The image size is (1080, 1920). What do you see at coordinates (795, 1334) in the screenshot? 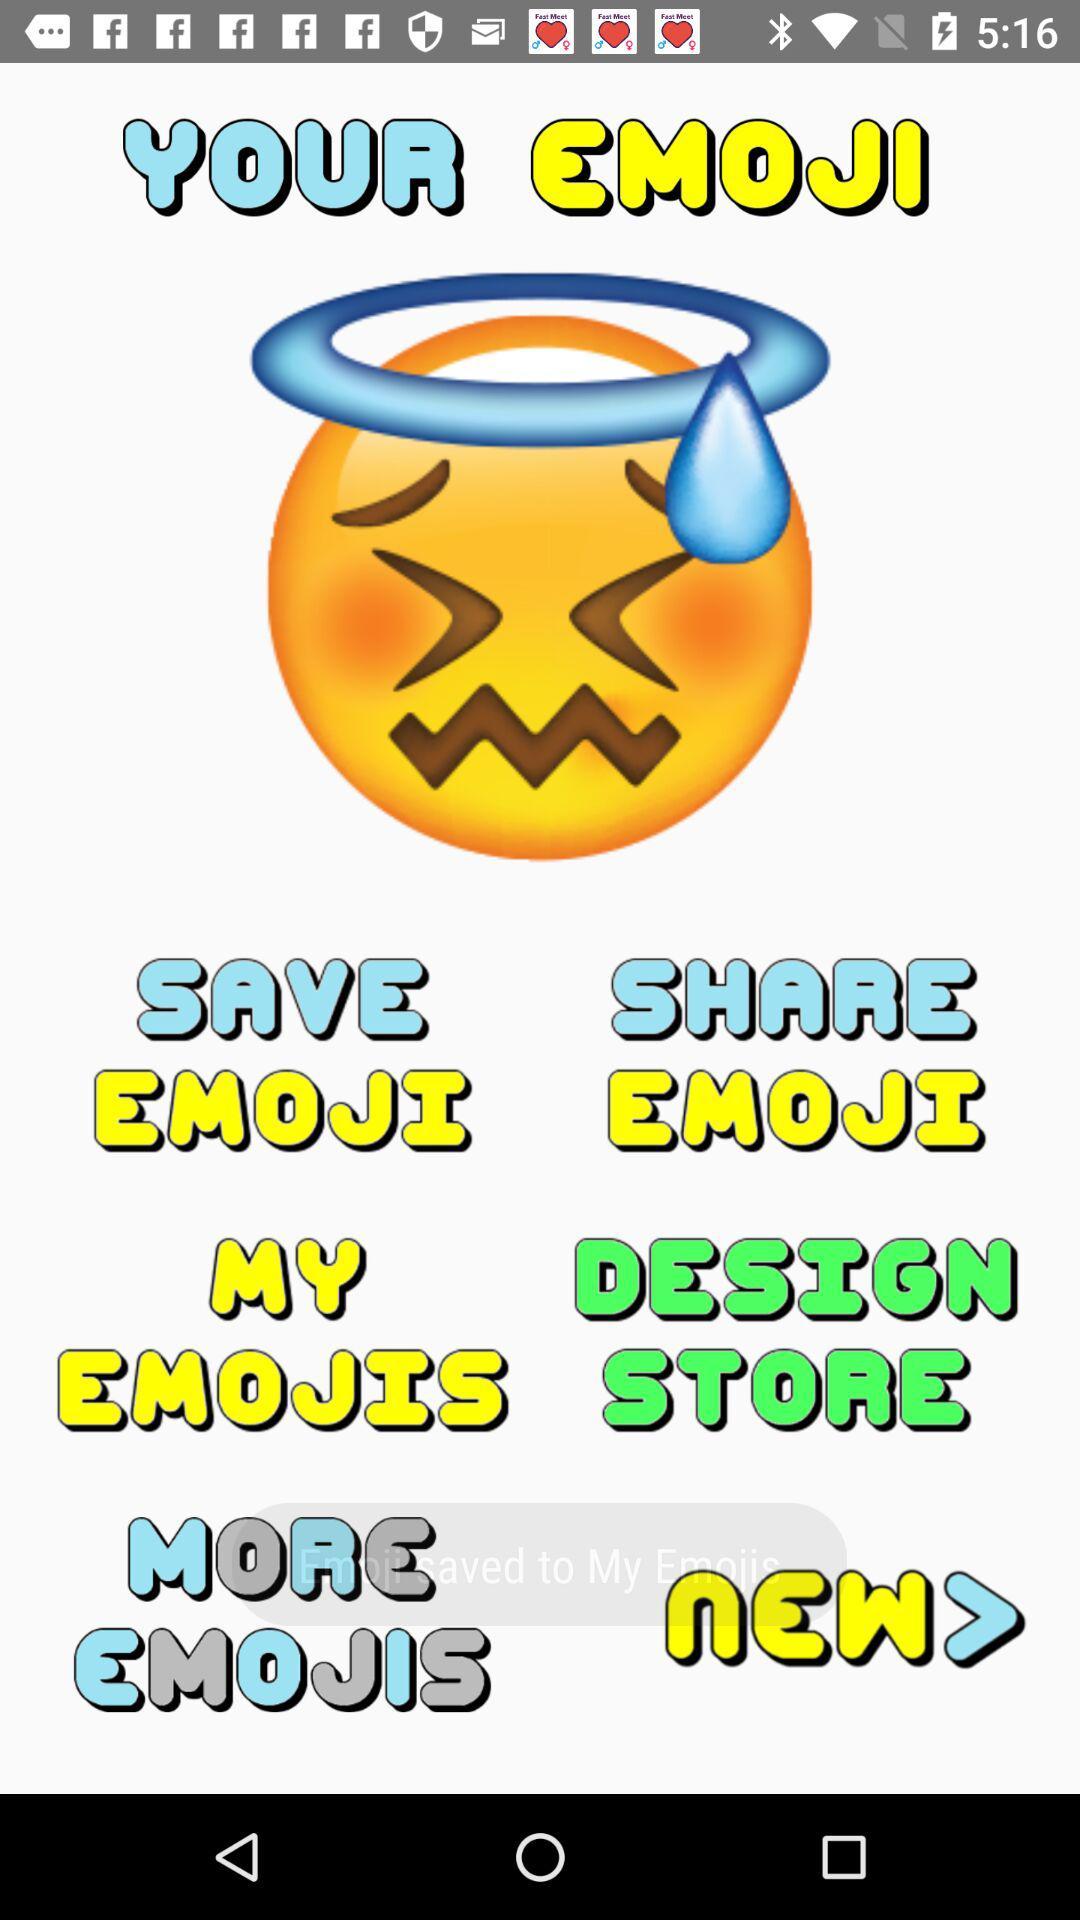
I see `design store` at bounding box center [795, 1334].